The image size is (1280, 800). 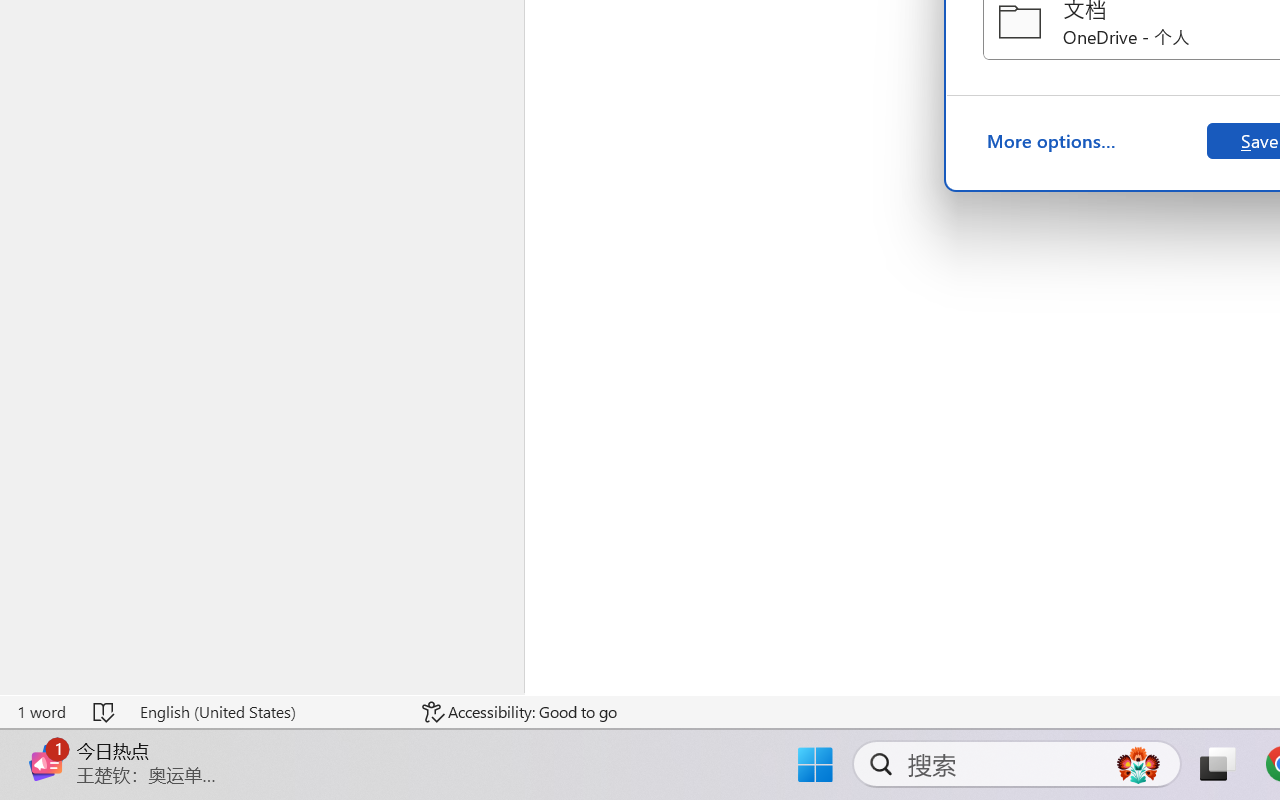 I want to click on 'Accessibility Checker Accessibility: Good to go', so click(x=519, y=711).